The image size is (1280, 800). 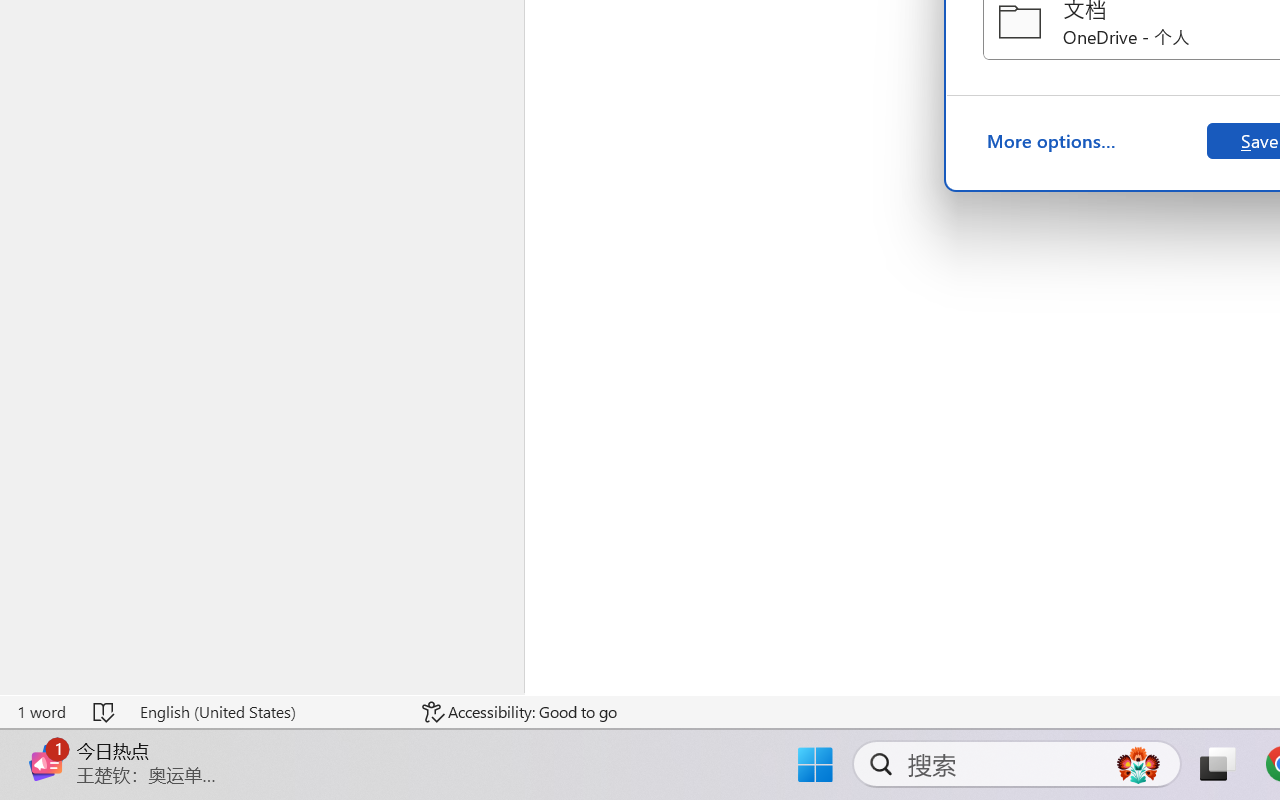 I want to click on 'Accessibility Checker Accessibility: Good to go', so click(x=519, y=711).